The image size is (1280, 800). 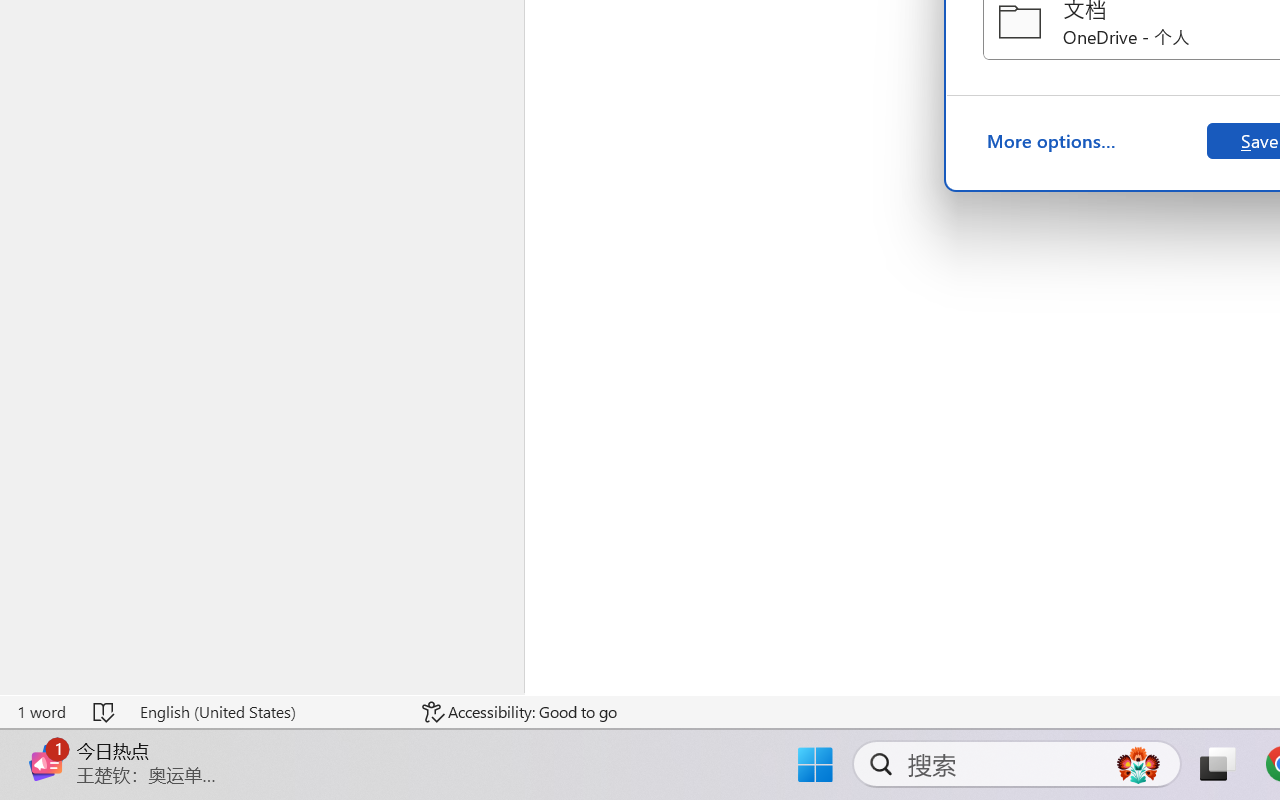 I want to click on 'Accessibility Checker Accessibility: Good to go', so click(x=519, y=711).